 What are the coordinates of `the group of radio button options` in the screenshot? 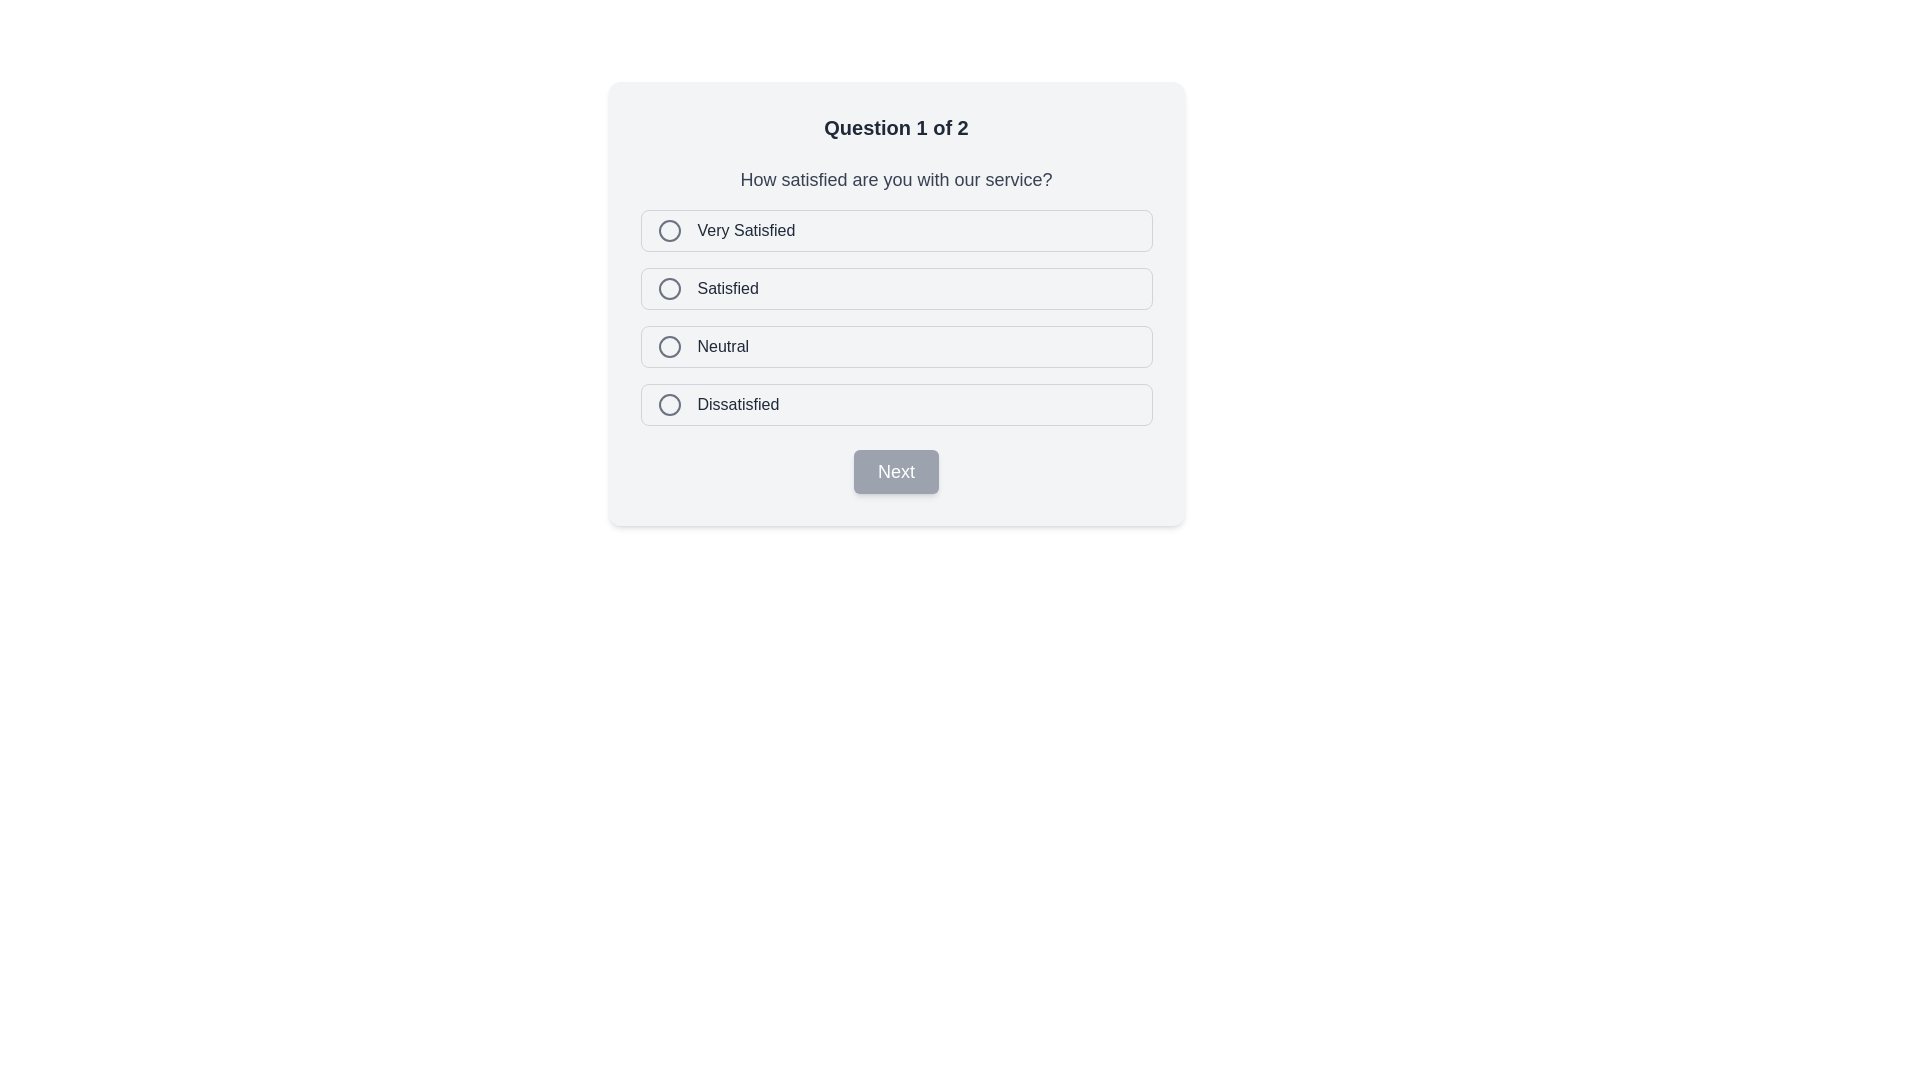 It's located at (895, 316).